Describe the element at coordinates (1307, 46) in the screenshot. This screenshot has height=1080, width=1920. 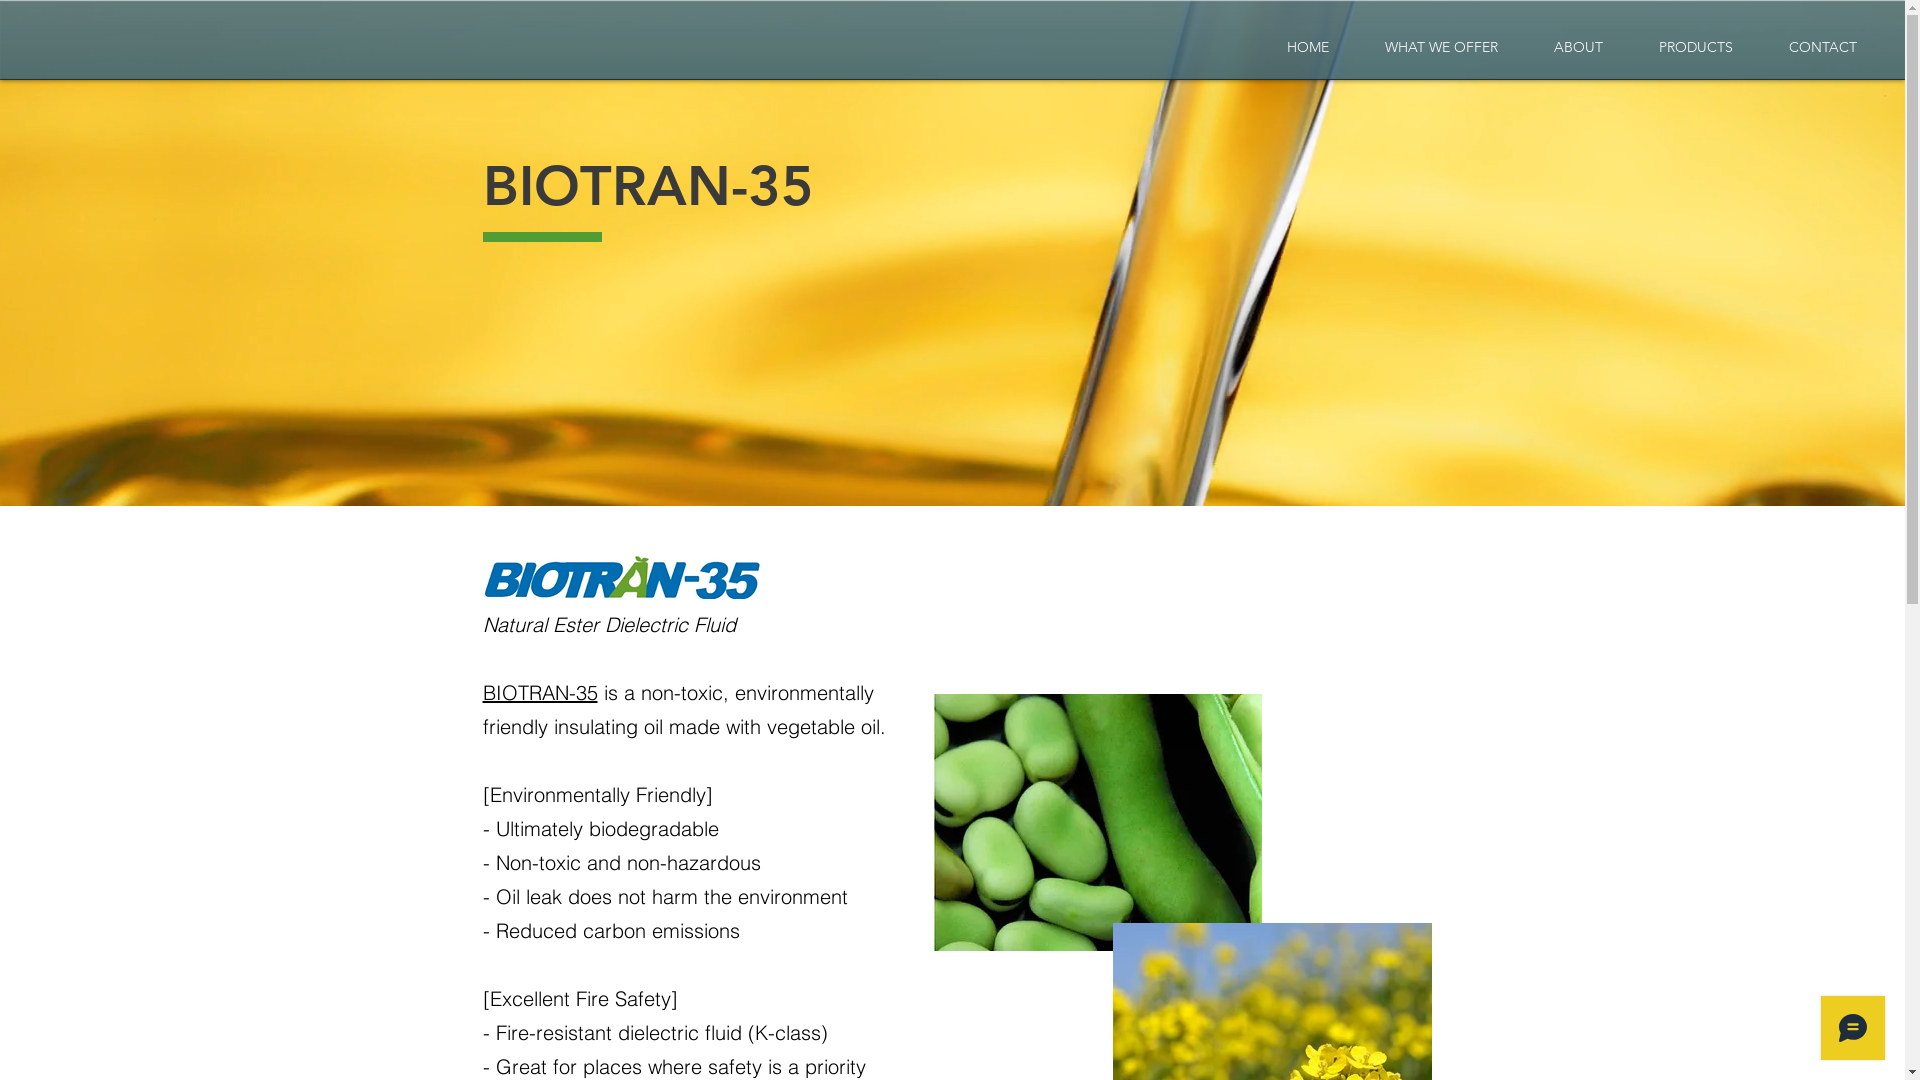
I see `'HOME'` at that location.